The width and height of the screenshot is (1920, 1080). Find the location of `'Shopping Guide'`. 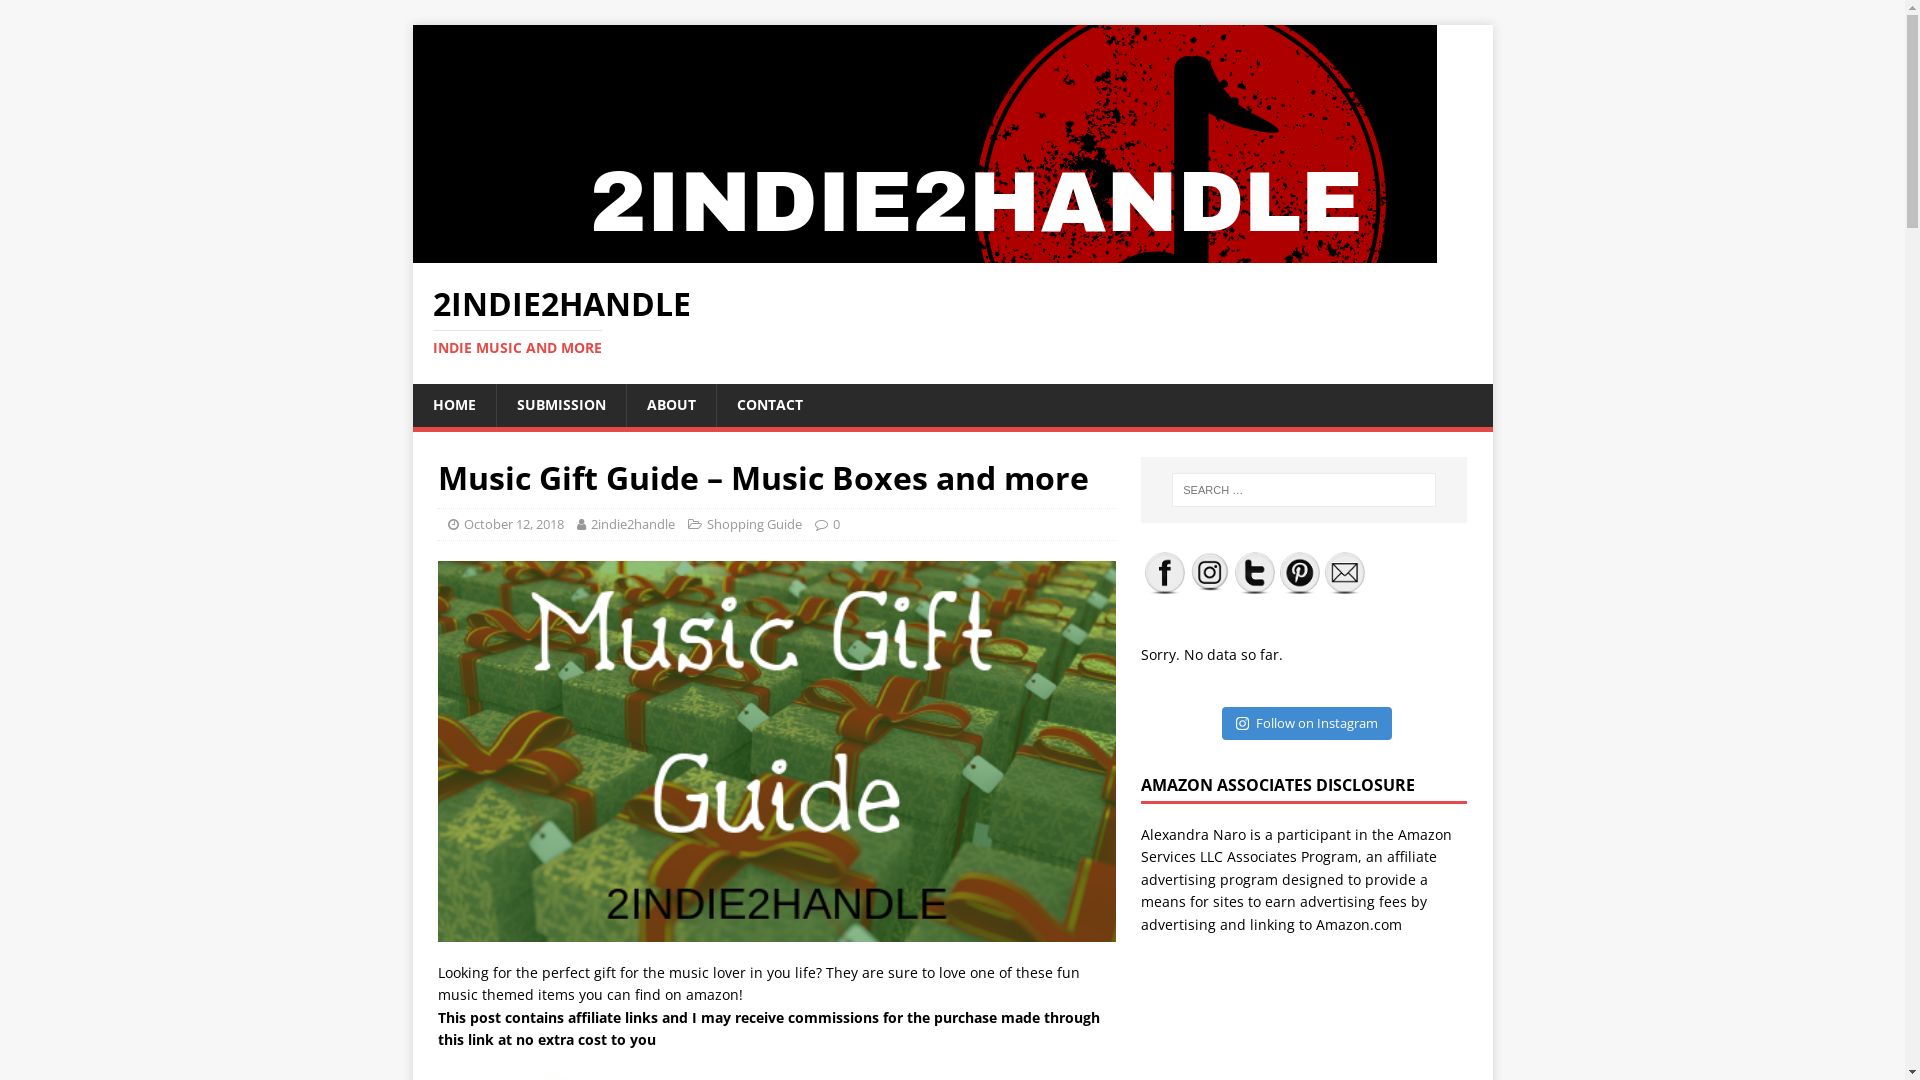

'Shopping Guide' is located at coordinates (705, 523).